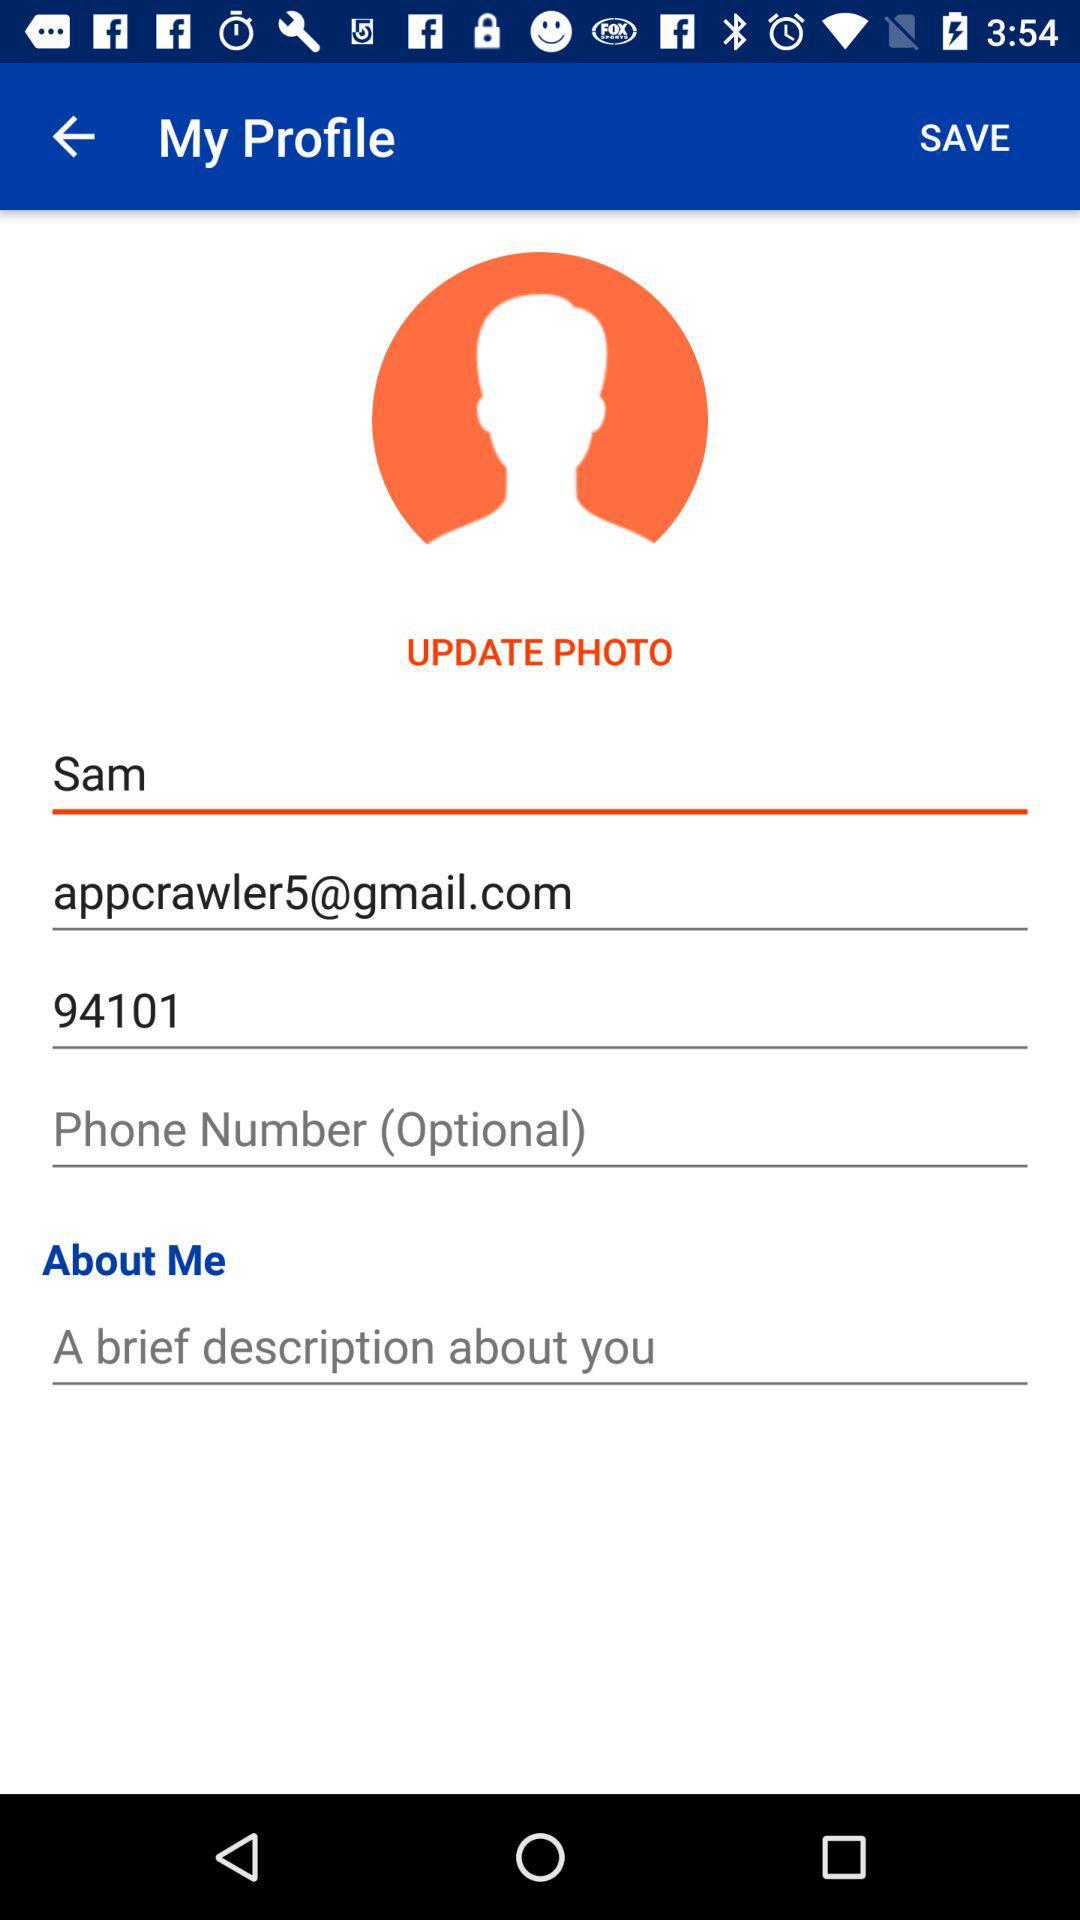  What do you see at coordinates (540, 1010) in the screenshot?
I see `94101 item` at bounding box center [540, 1010].